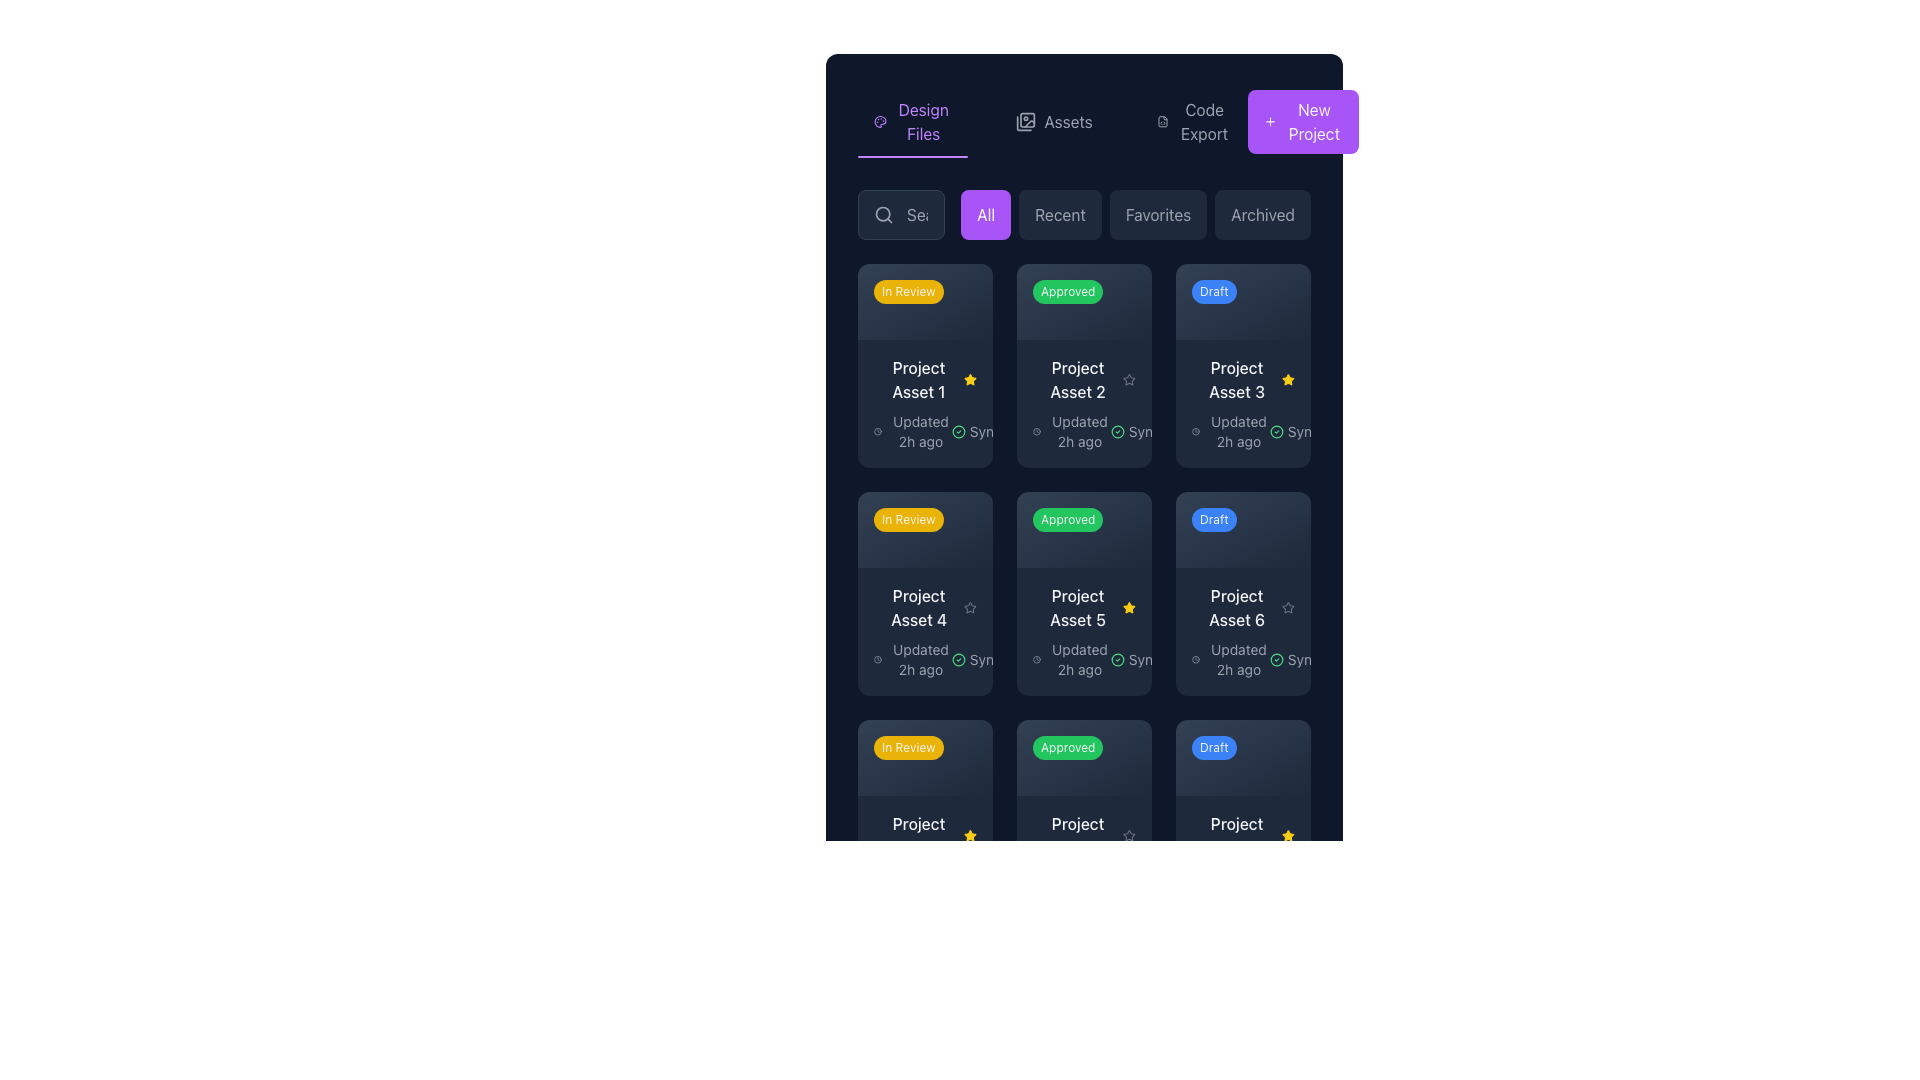  What do you see at coordinates (918, 606) in the screenshot?
I see `the Text label displaying 'Project Asset 4' located in the second card of the left column of the grid layout` at bounding box center [918, 606].